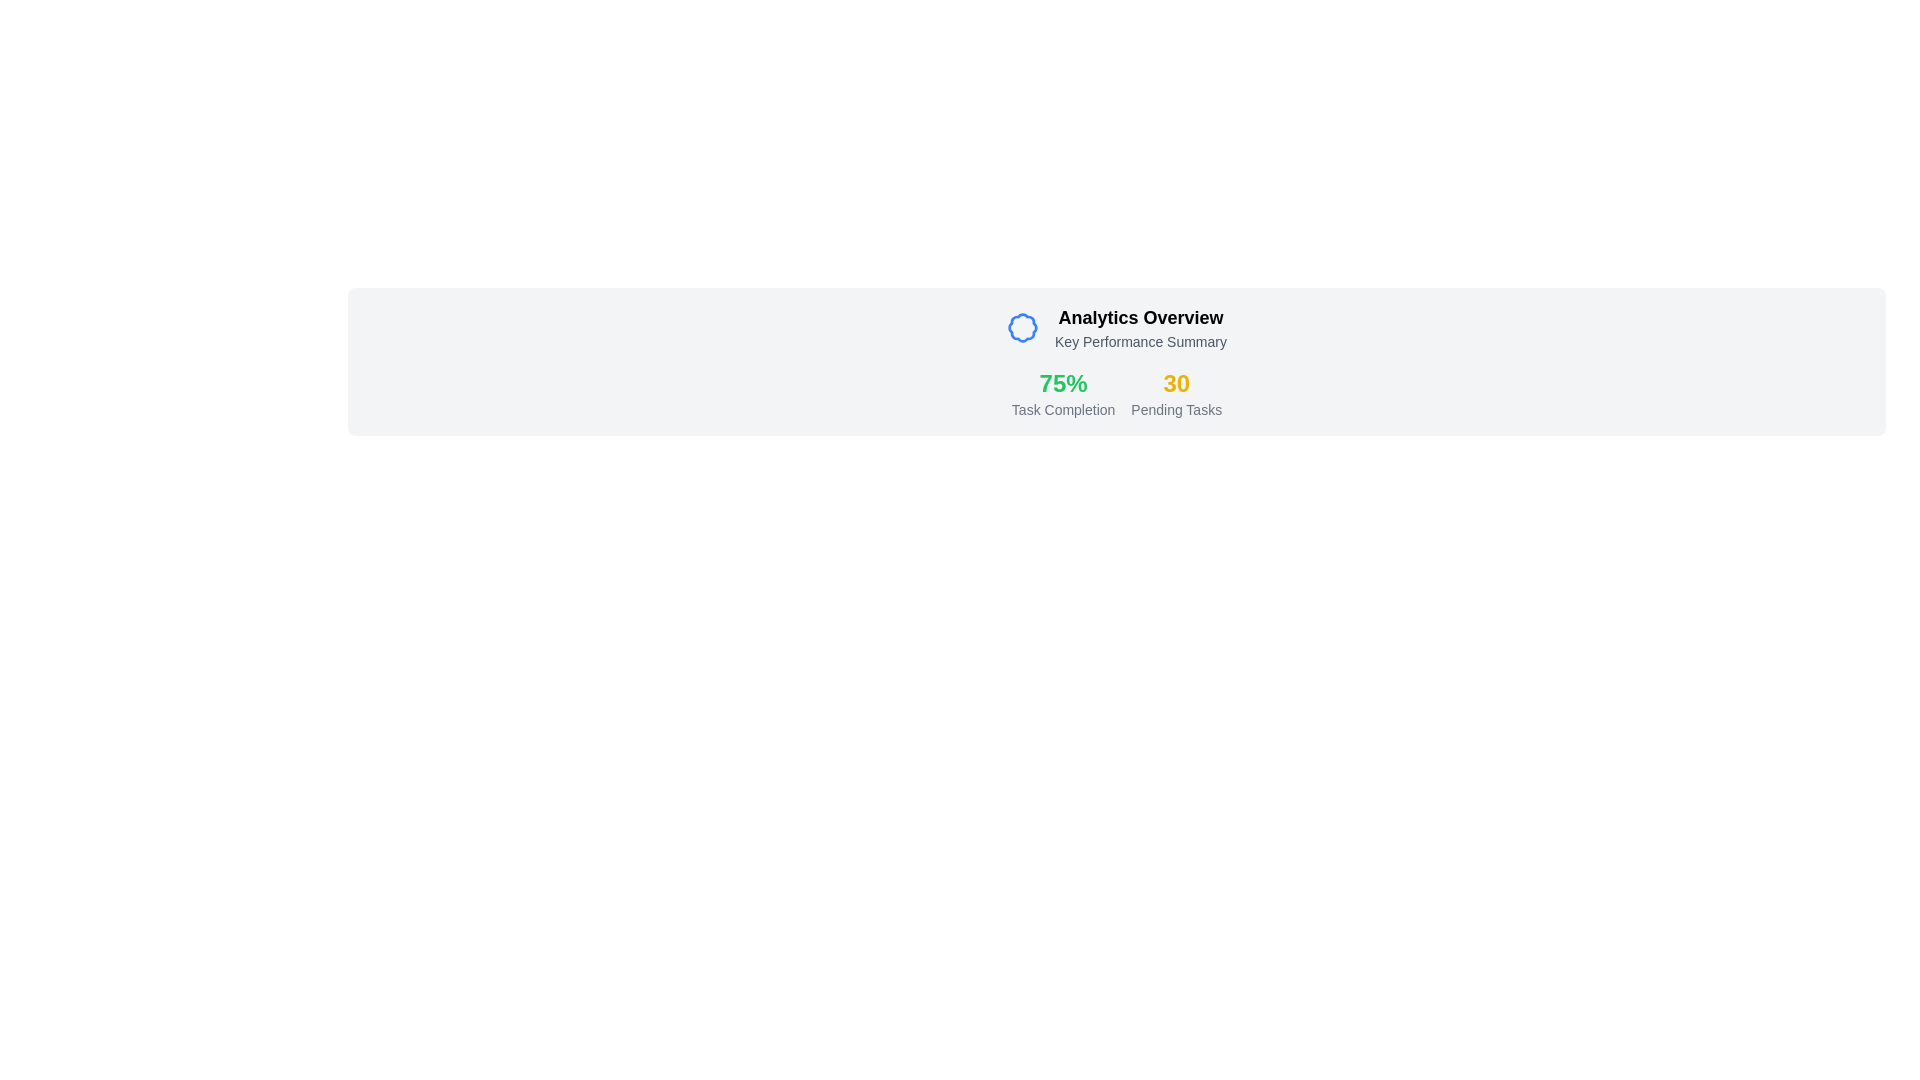 The image size is (1920, 1080). What do you see at coordinates (1062, 393) in the screenshot?
I see `the Informational display with text that shows '75%' in a large, bold, green font and 'Task Completion' in smaller, gray font, positioned in the Analytics Overview section` at bounding box center [1062, 393].